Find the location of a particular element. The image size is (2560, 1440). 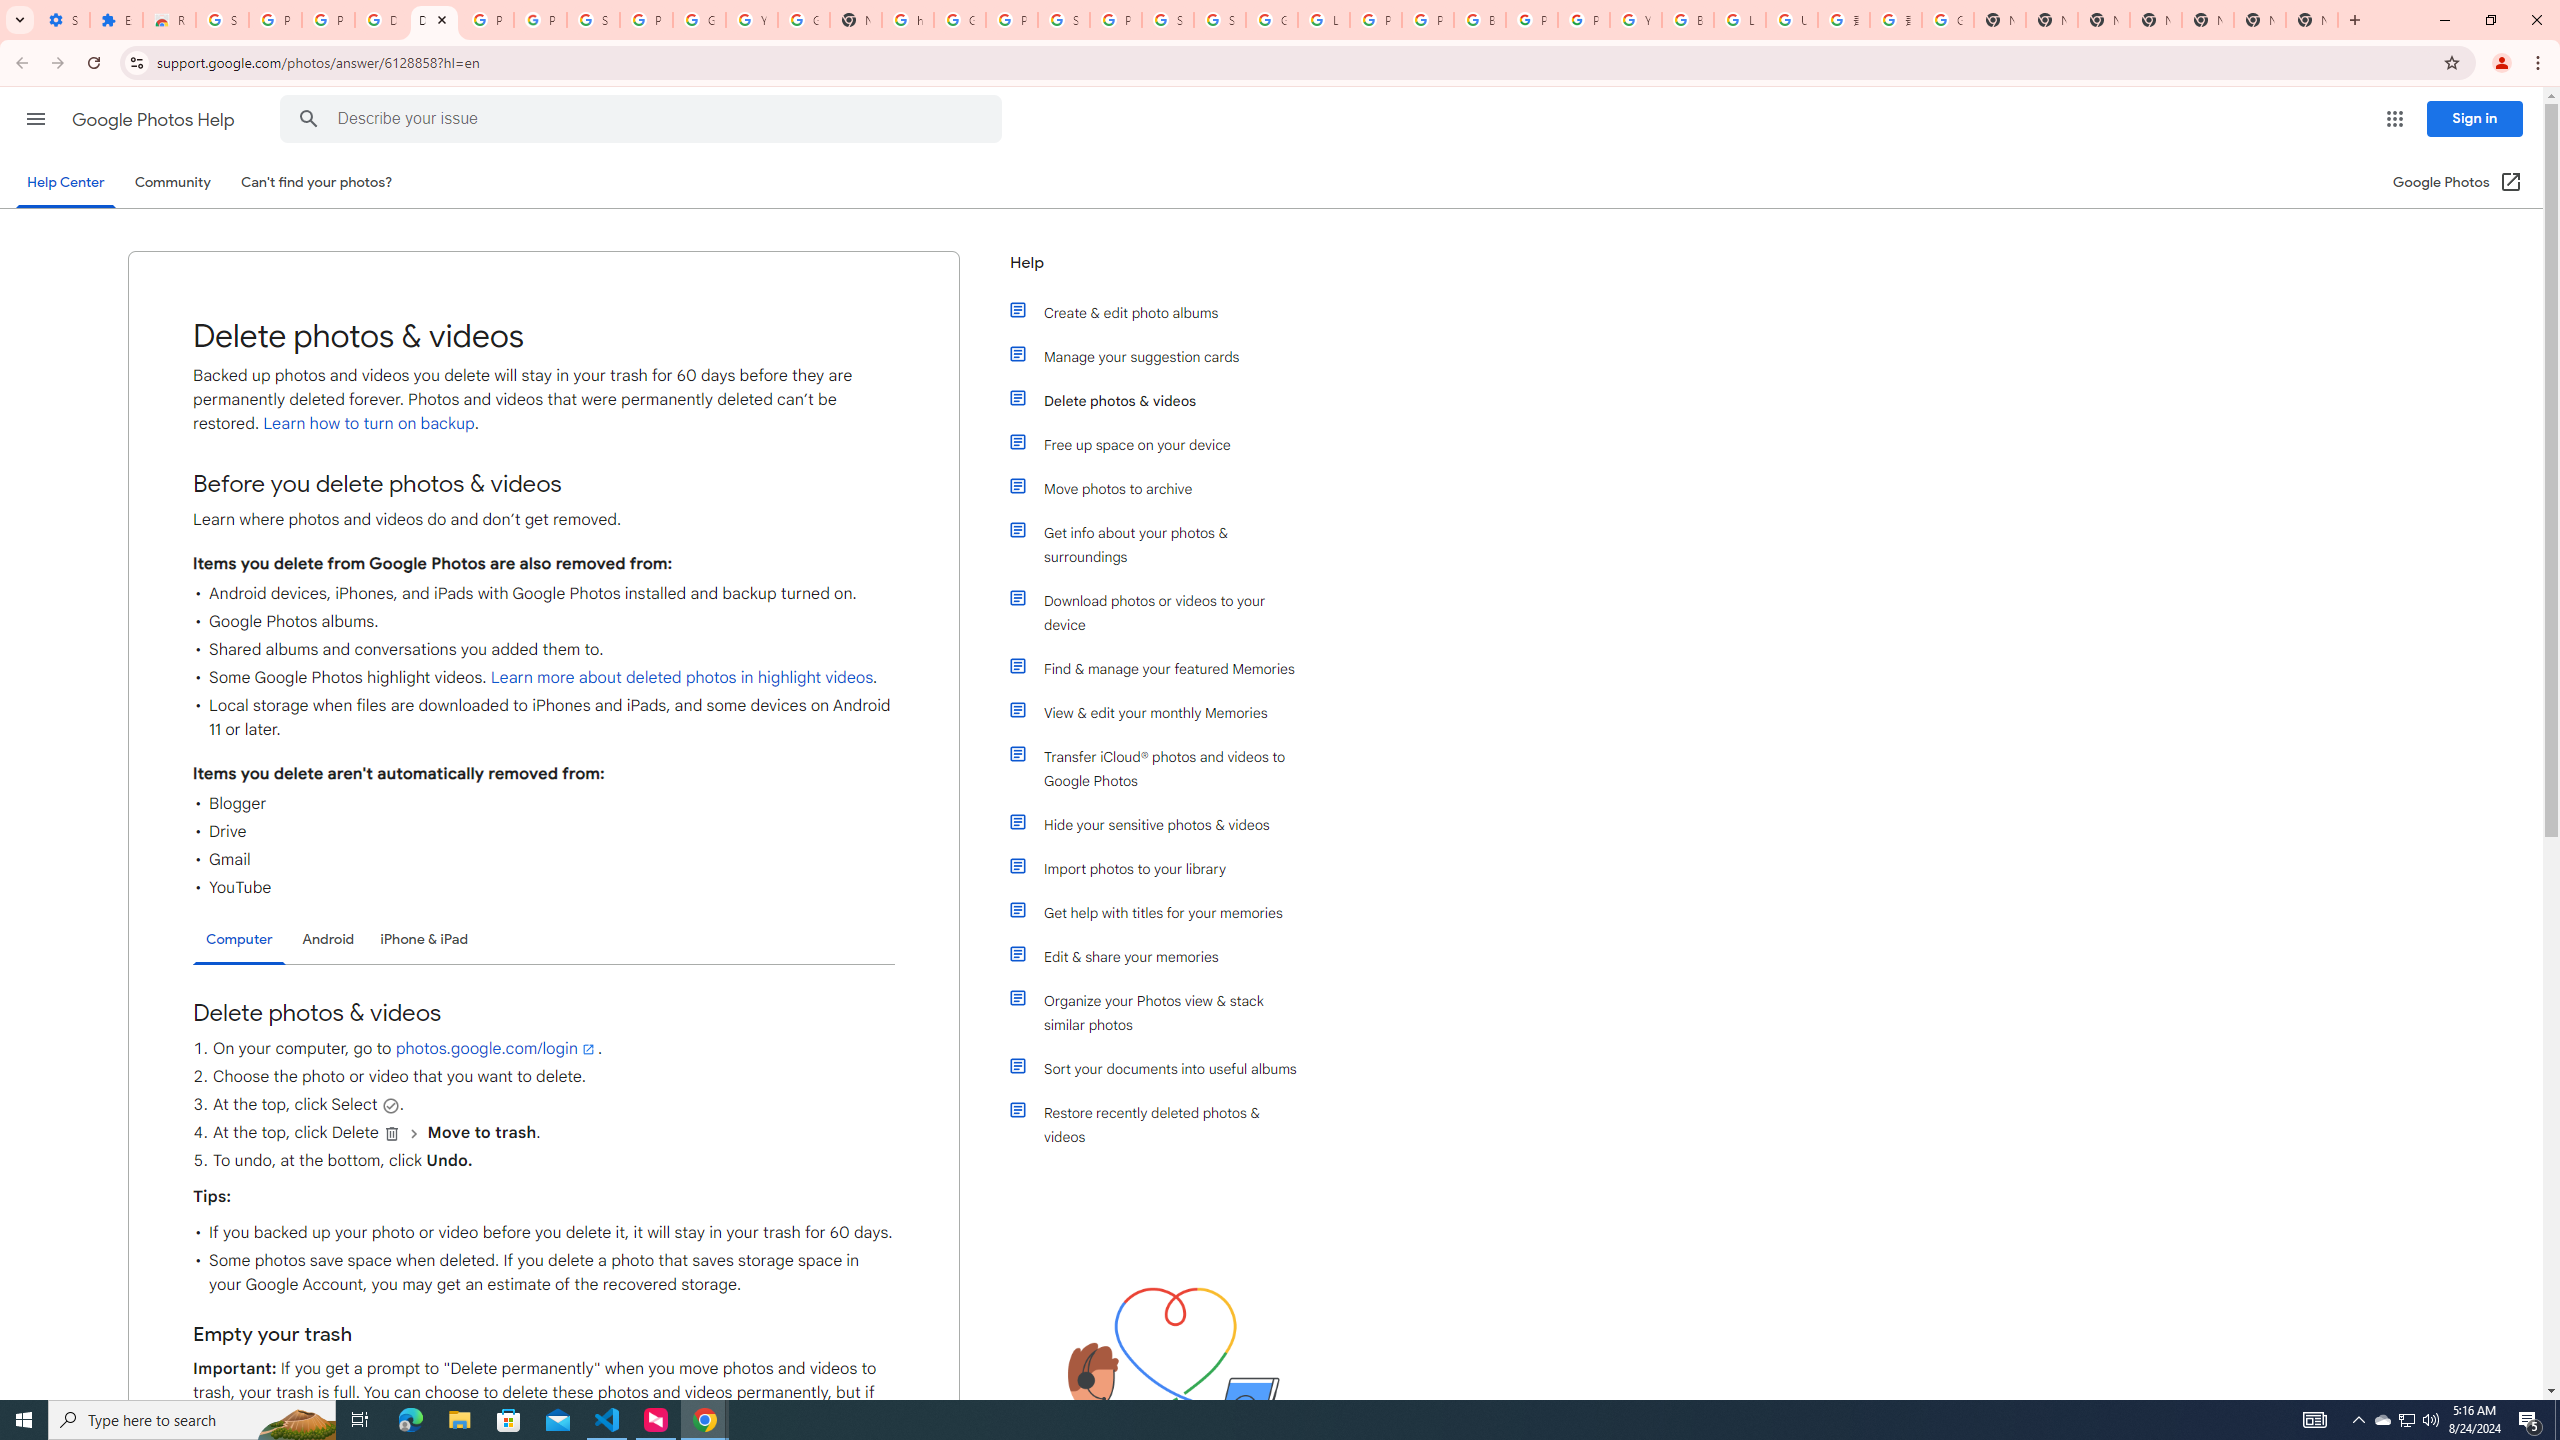

' Learn how to turn on backup' is located at coordinates (366, 424).